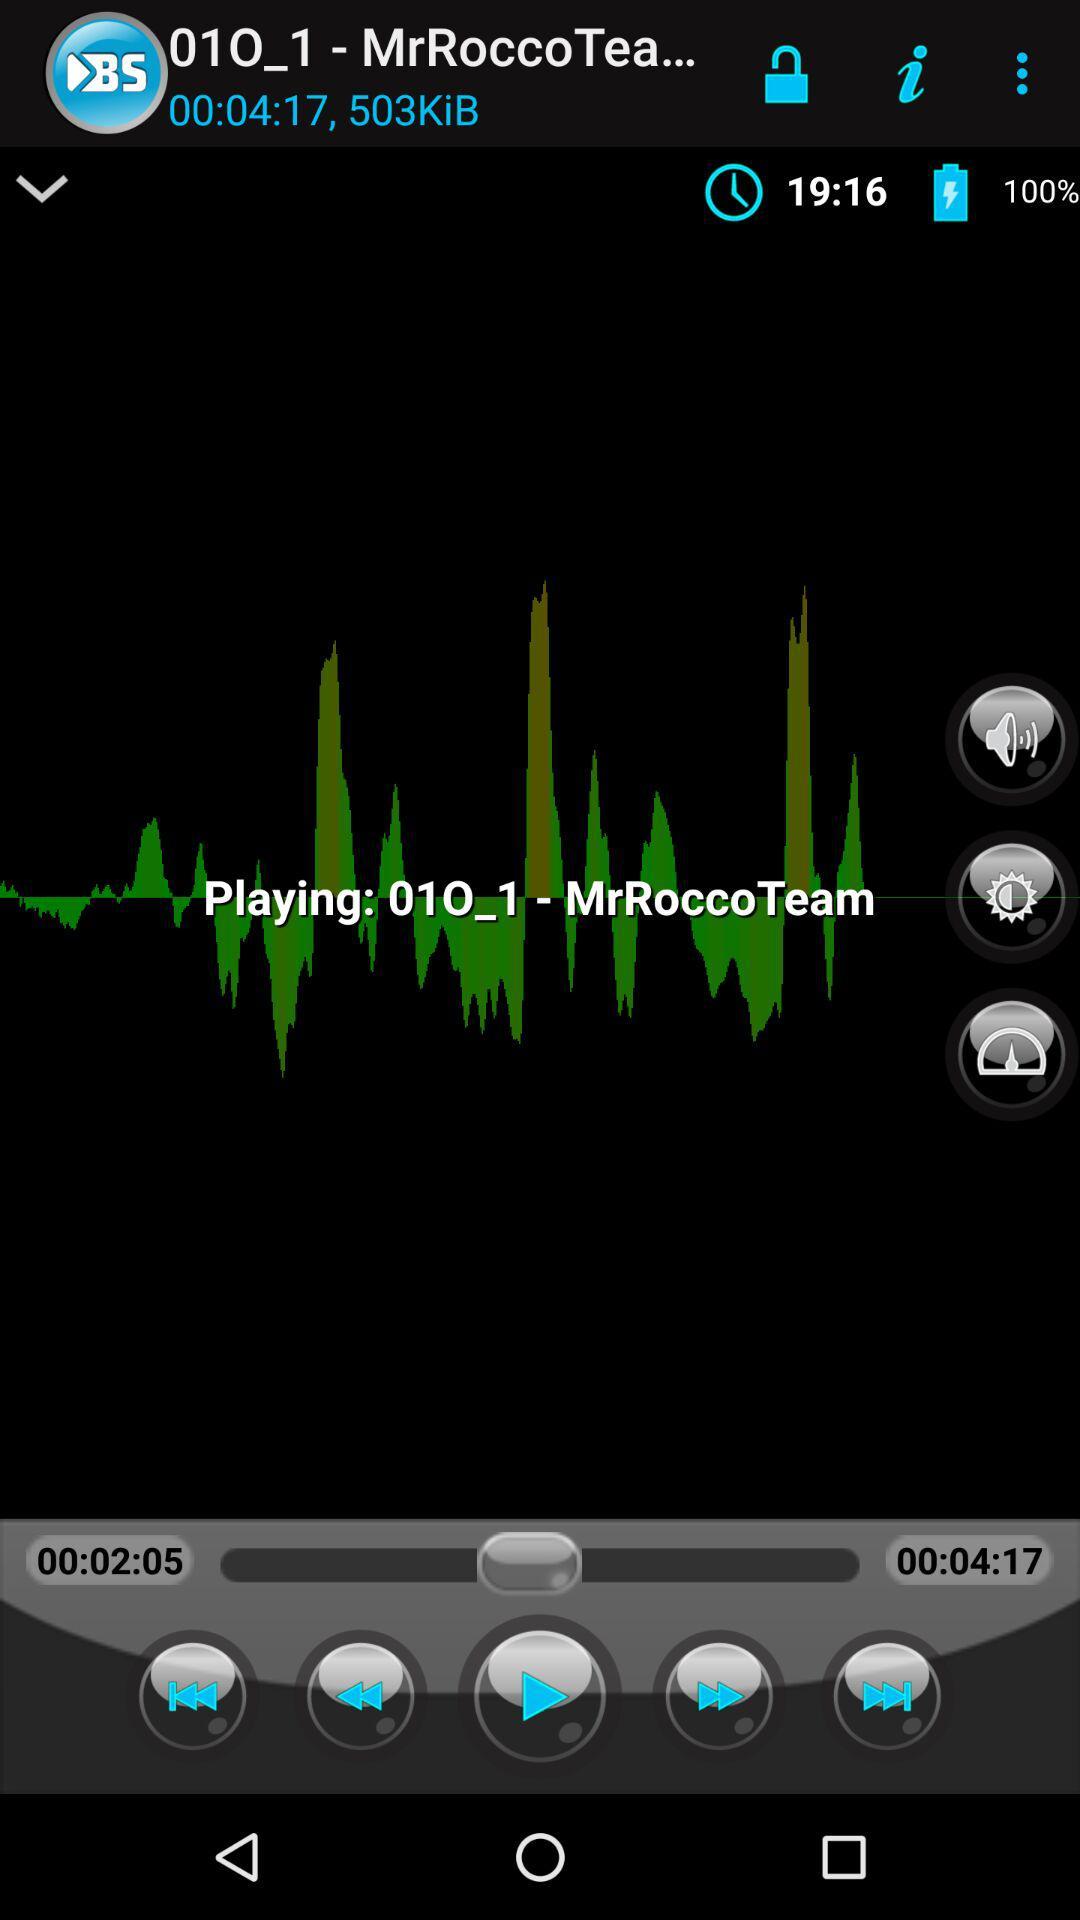  Describe the element at coordinates (42, 188) in the screenshot. I see `show drop-down menu` at that location.